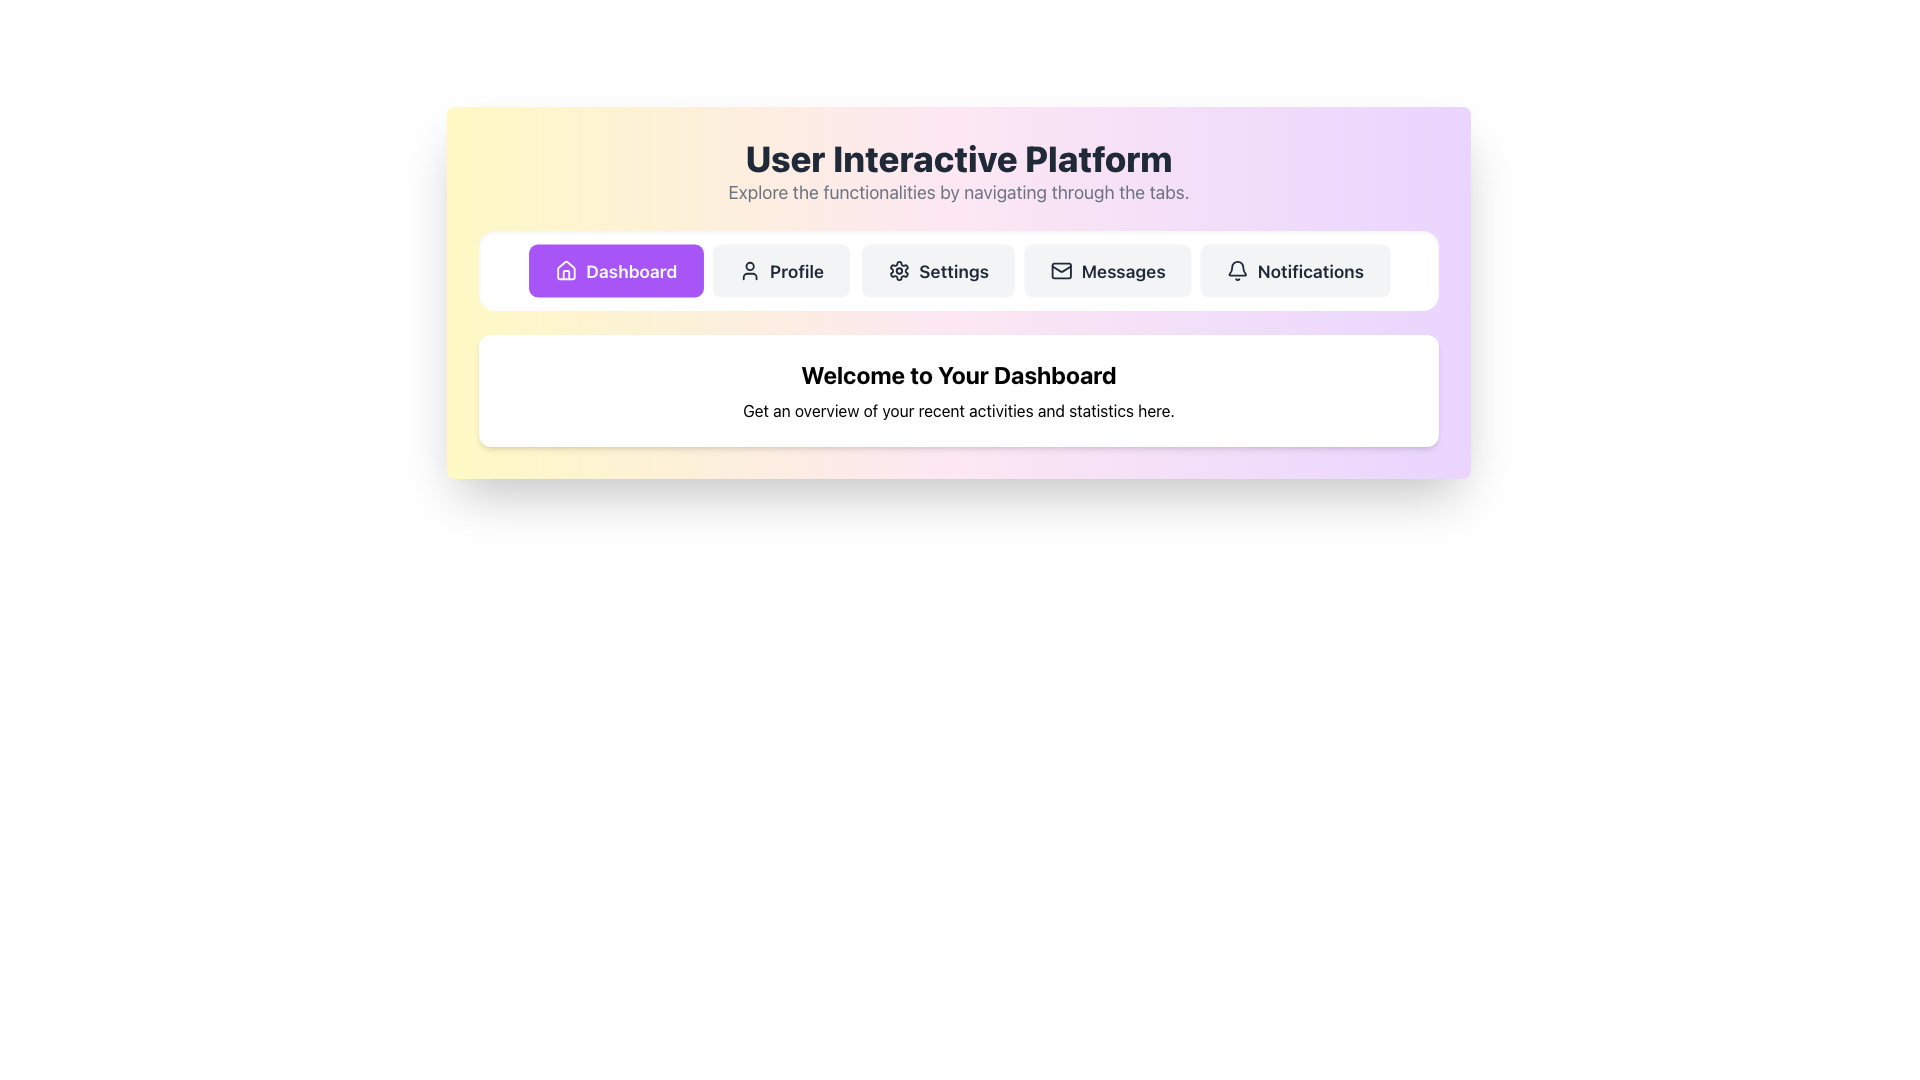  I want to click on the rectangular graphic element with rounded corners located within the mail icon of the Messages button in the top navigation bar, so click(1060, 270).